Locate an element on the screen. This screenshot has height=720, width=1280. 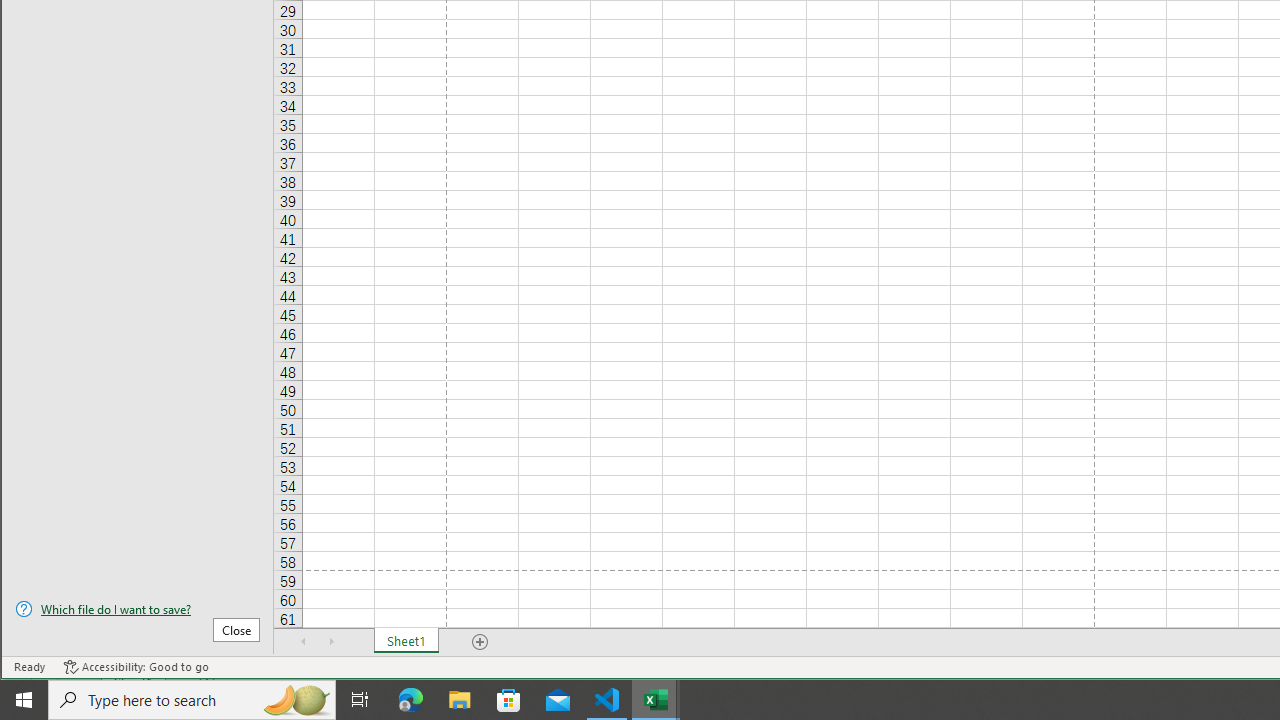
'Visual Studio Code - 1 running window' is located at coordinates (606, 698).